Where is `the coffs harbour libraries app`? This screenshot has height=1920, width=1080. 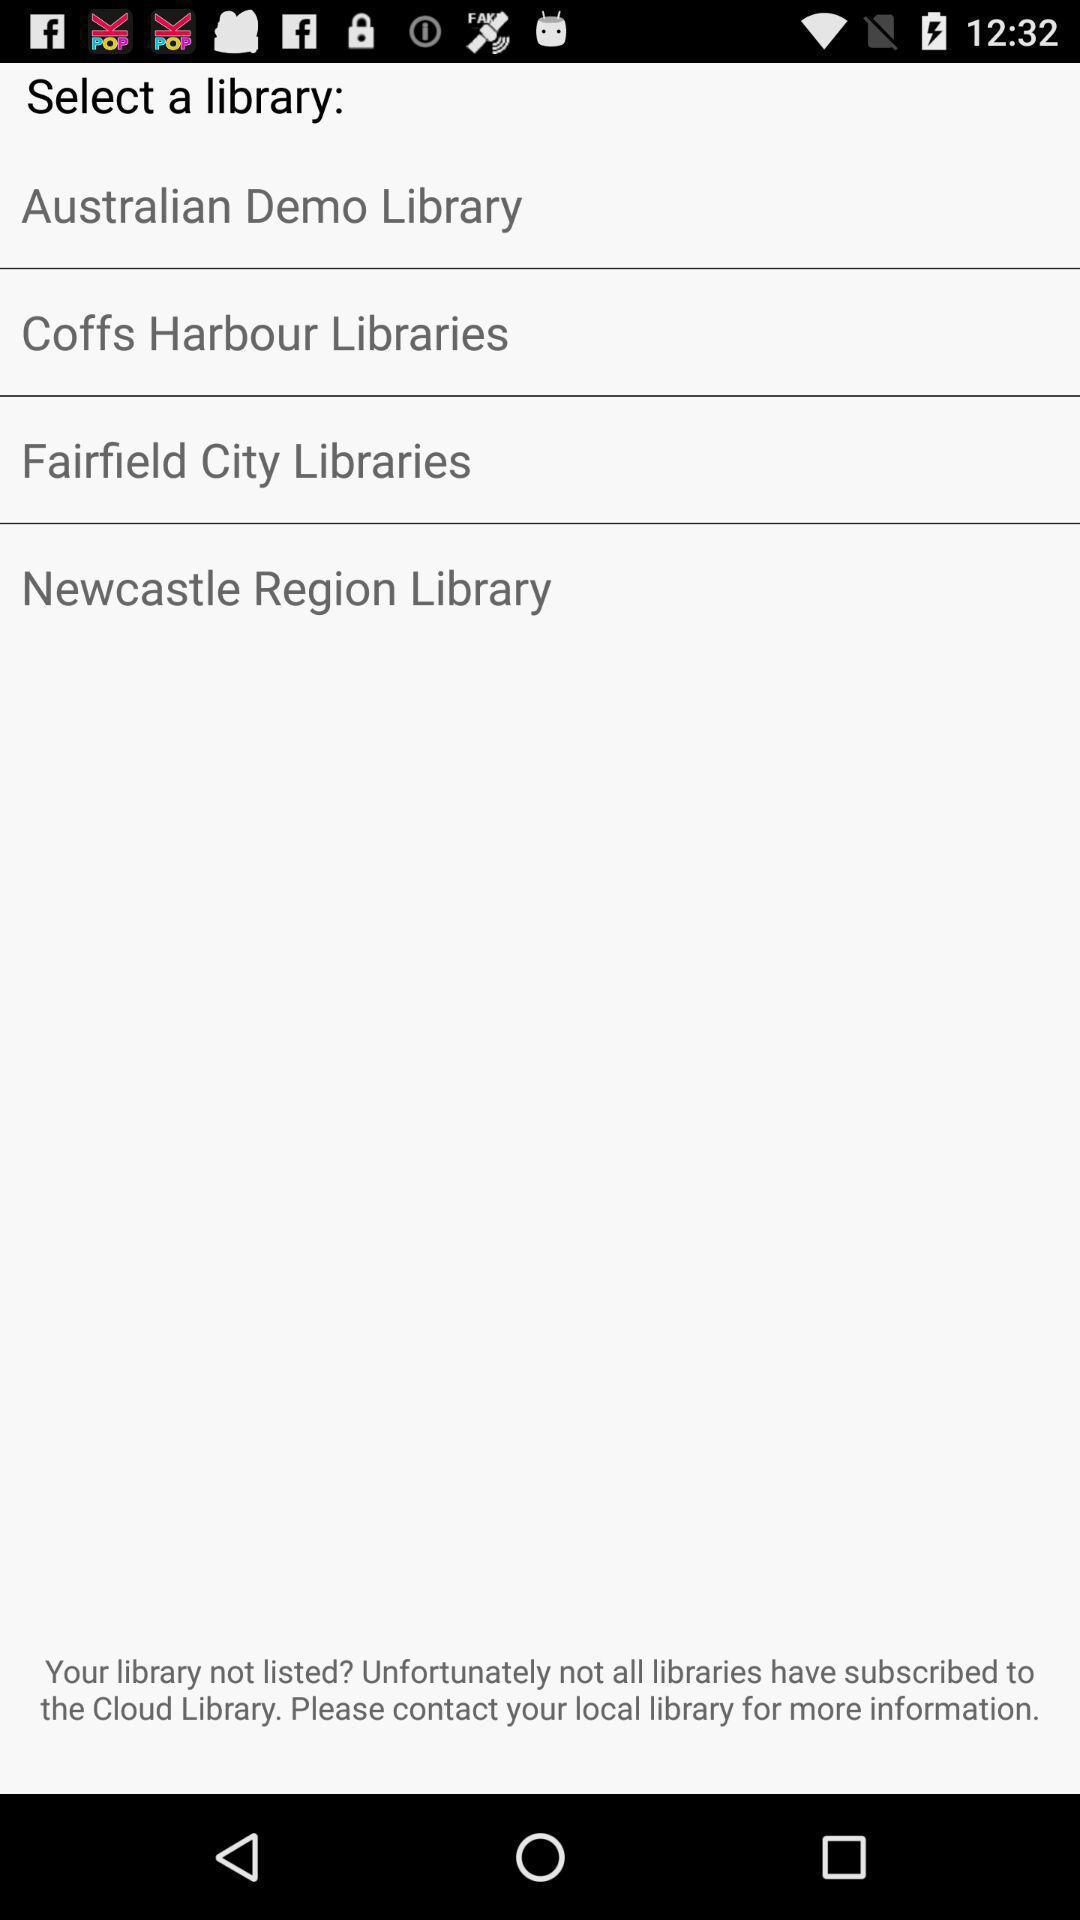
the coffs harbour libraries app is located at coordinates (540, 332).